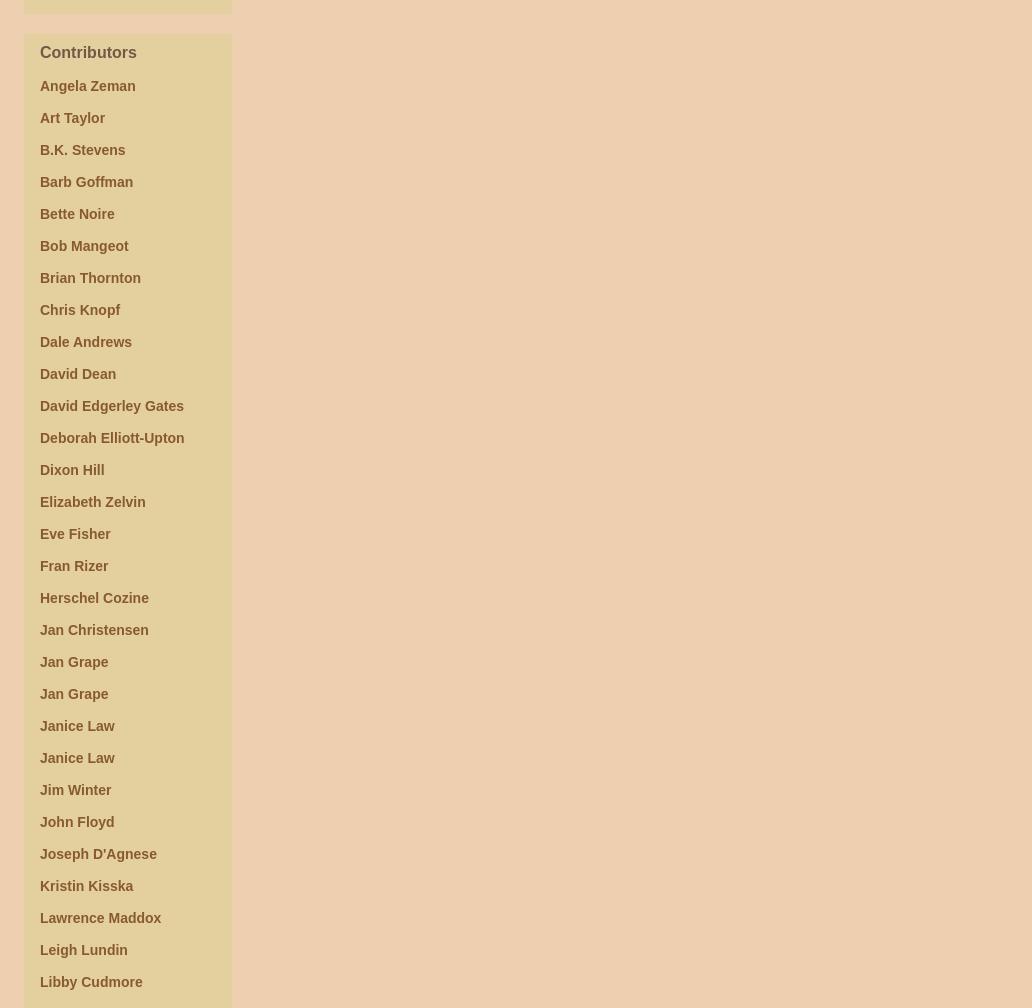 The width and height of the screenshot is (1032, 1008). I want to click on 'Kristin Kisska', so click(86, 886).